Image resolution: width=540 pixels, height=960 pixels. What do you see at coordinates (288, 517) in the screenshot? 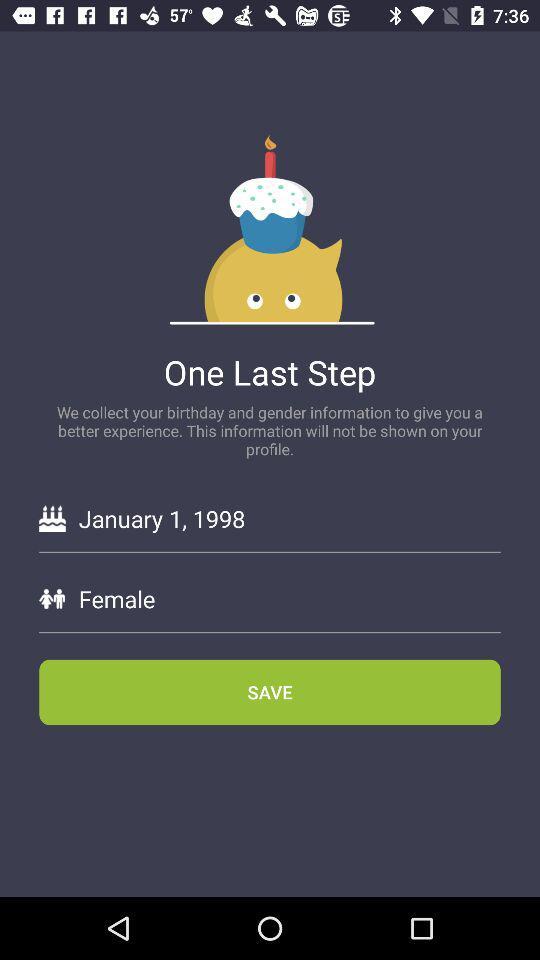
I see `item below we collect your item` at bounding box center [288, 517].